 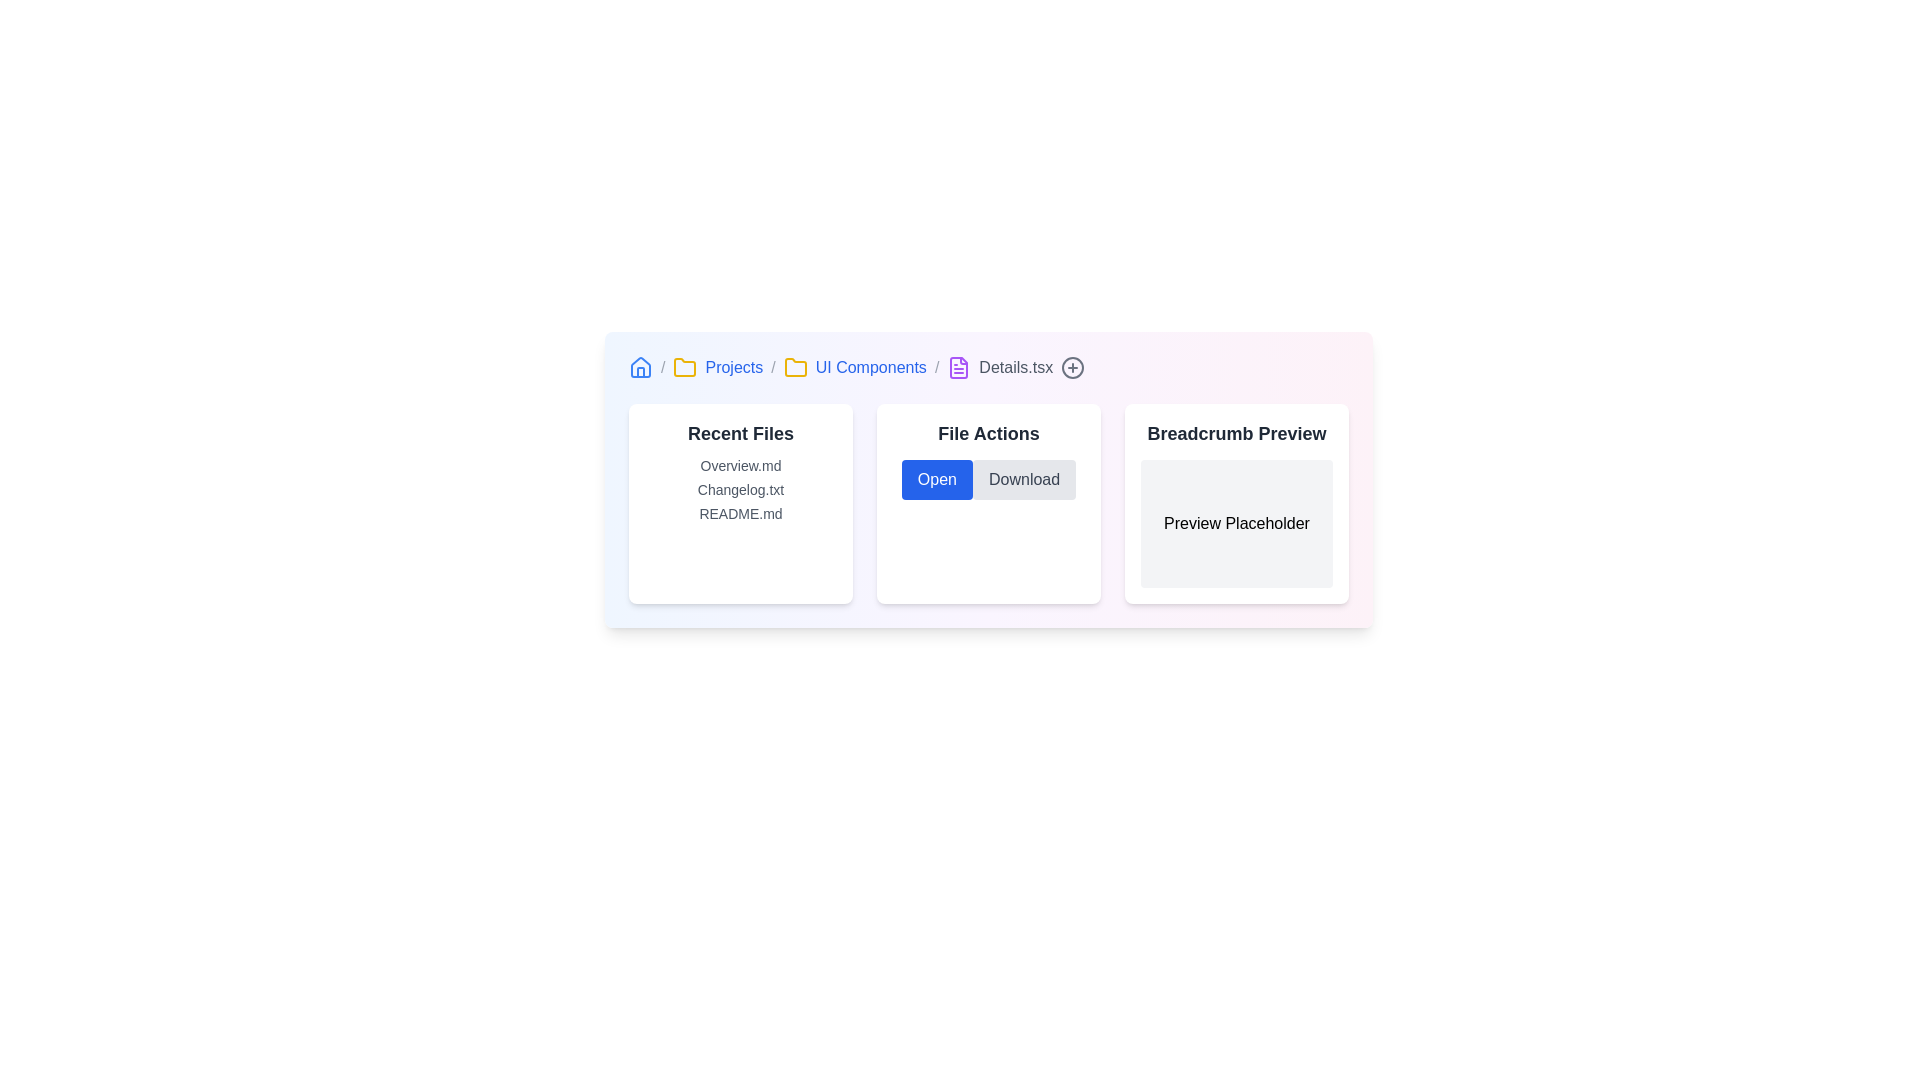 What do you see at coordinates (936, 367) in the screenshot?
I see `the gray forward-slash character ('/') in the breadcrumb navigation between 'UI Components' and 'Details.tsx'` at bounding box center [936, 367].